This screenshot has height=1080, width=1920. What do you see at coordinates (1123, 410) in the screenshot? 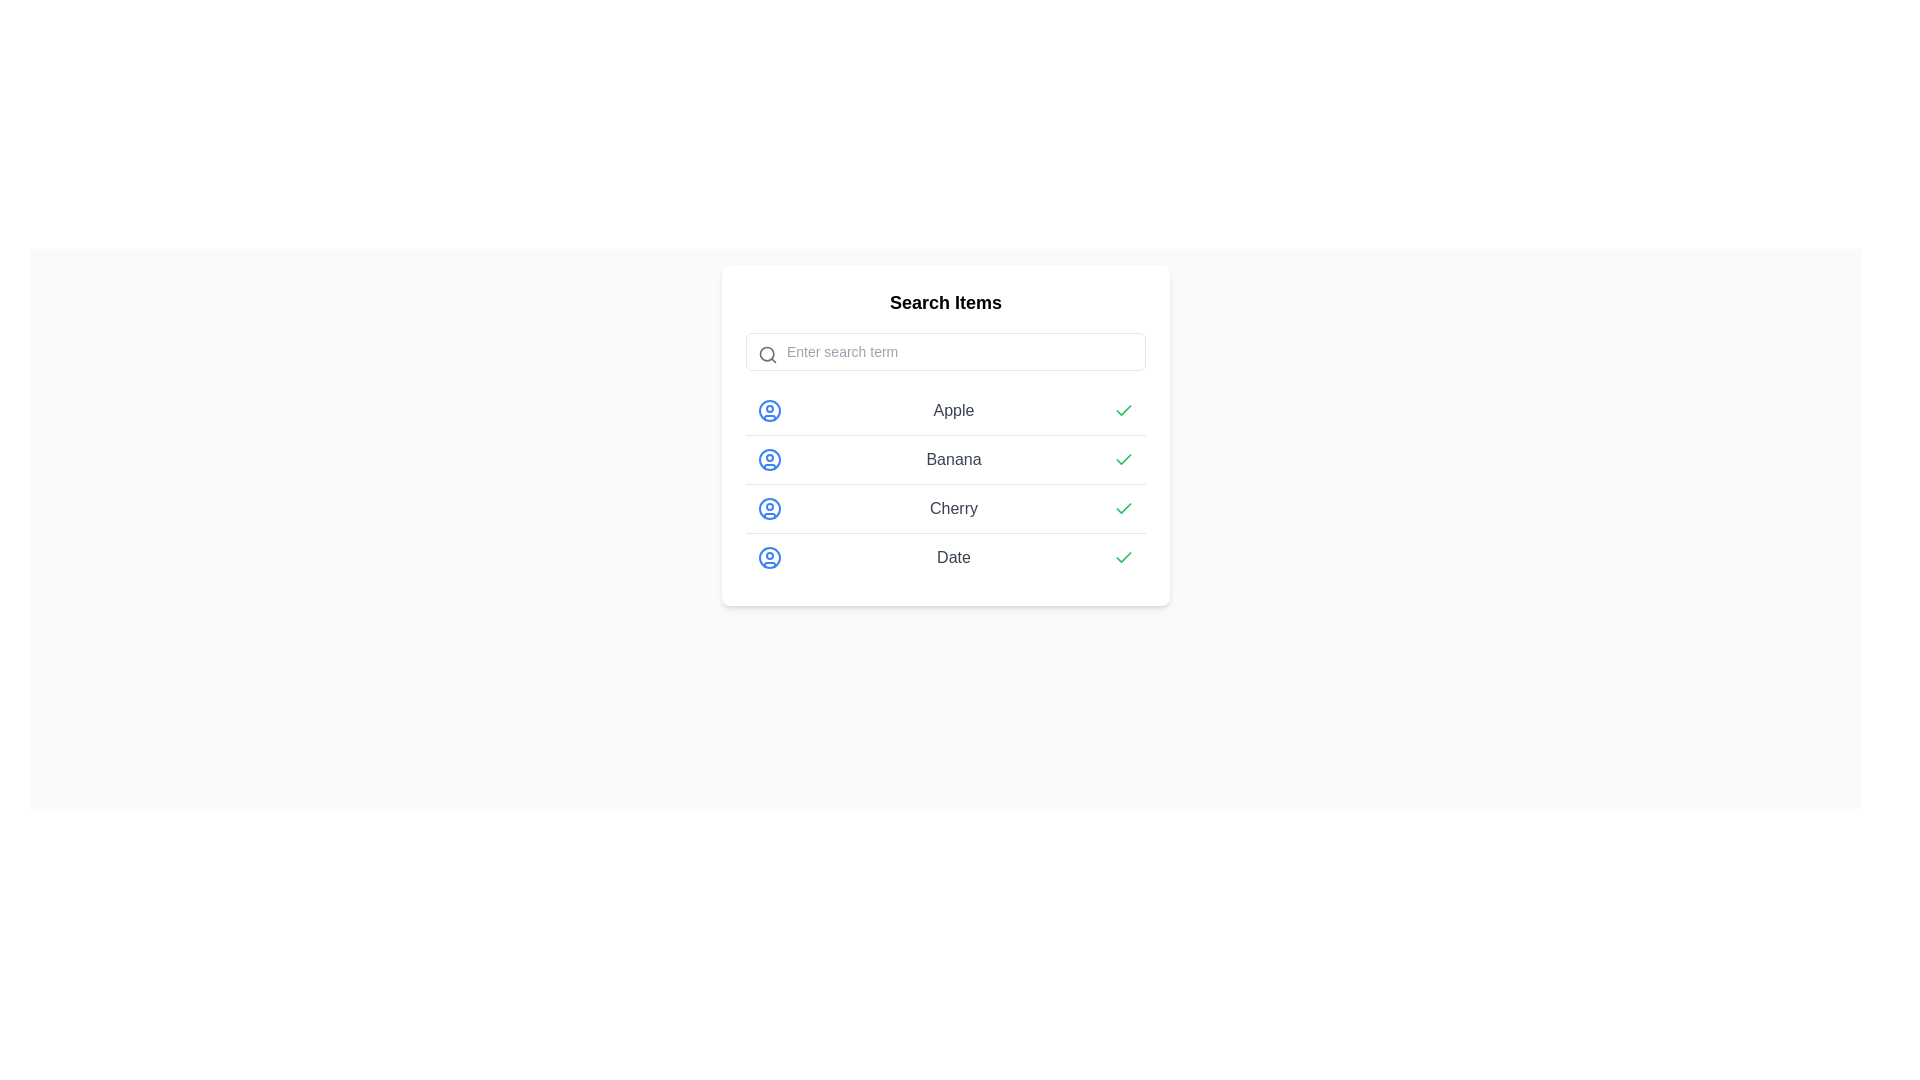
I see `the green checkmark icon located at the far-right end of the row labeled 'Apple.'` at bounding box center [1123, 410].